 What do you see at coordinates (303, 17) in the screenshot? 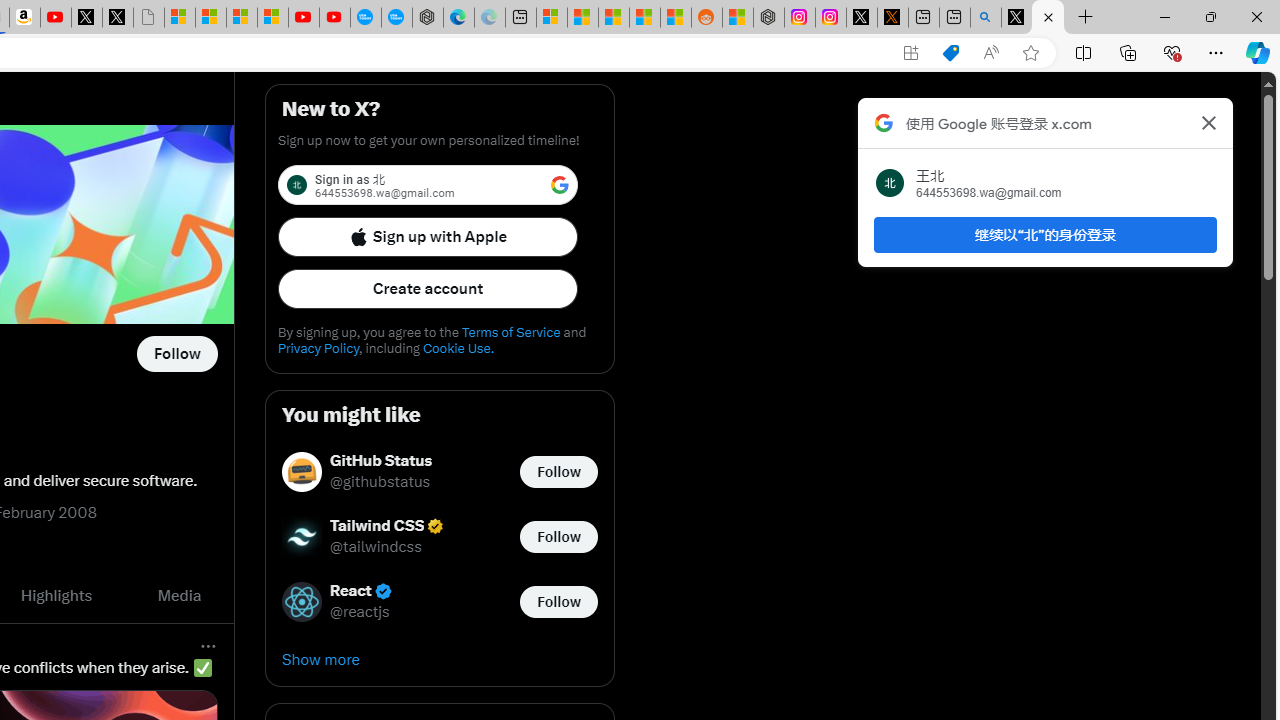
I see `'Gloom - YouTube'` at bounding box center [303, 17].